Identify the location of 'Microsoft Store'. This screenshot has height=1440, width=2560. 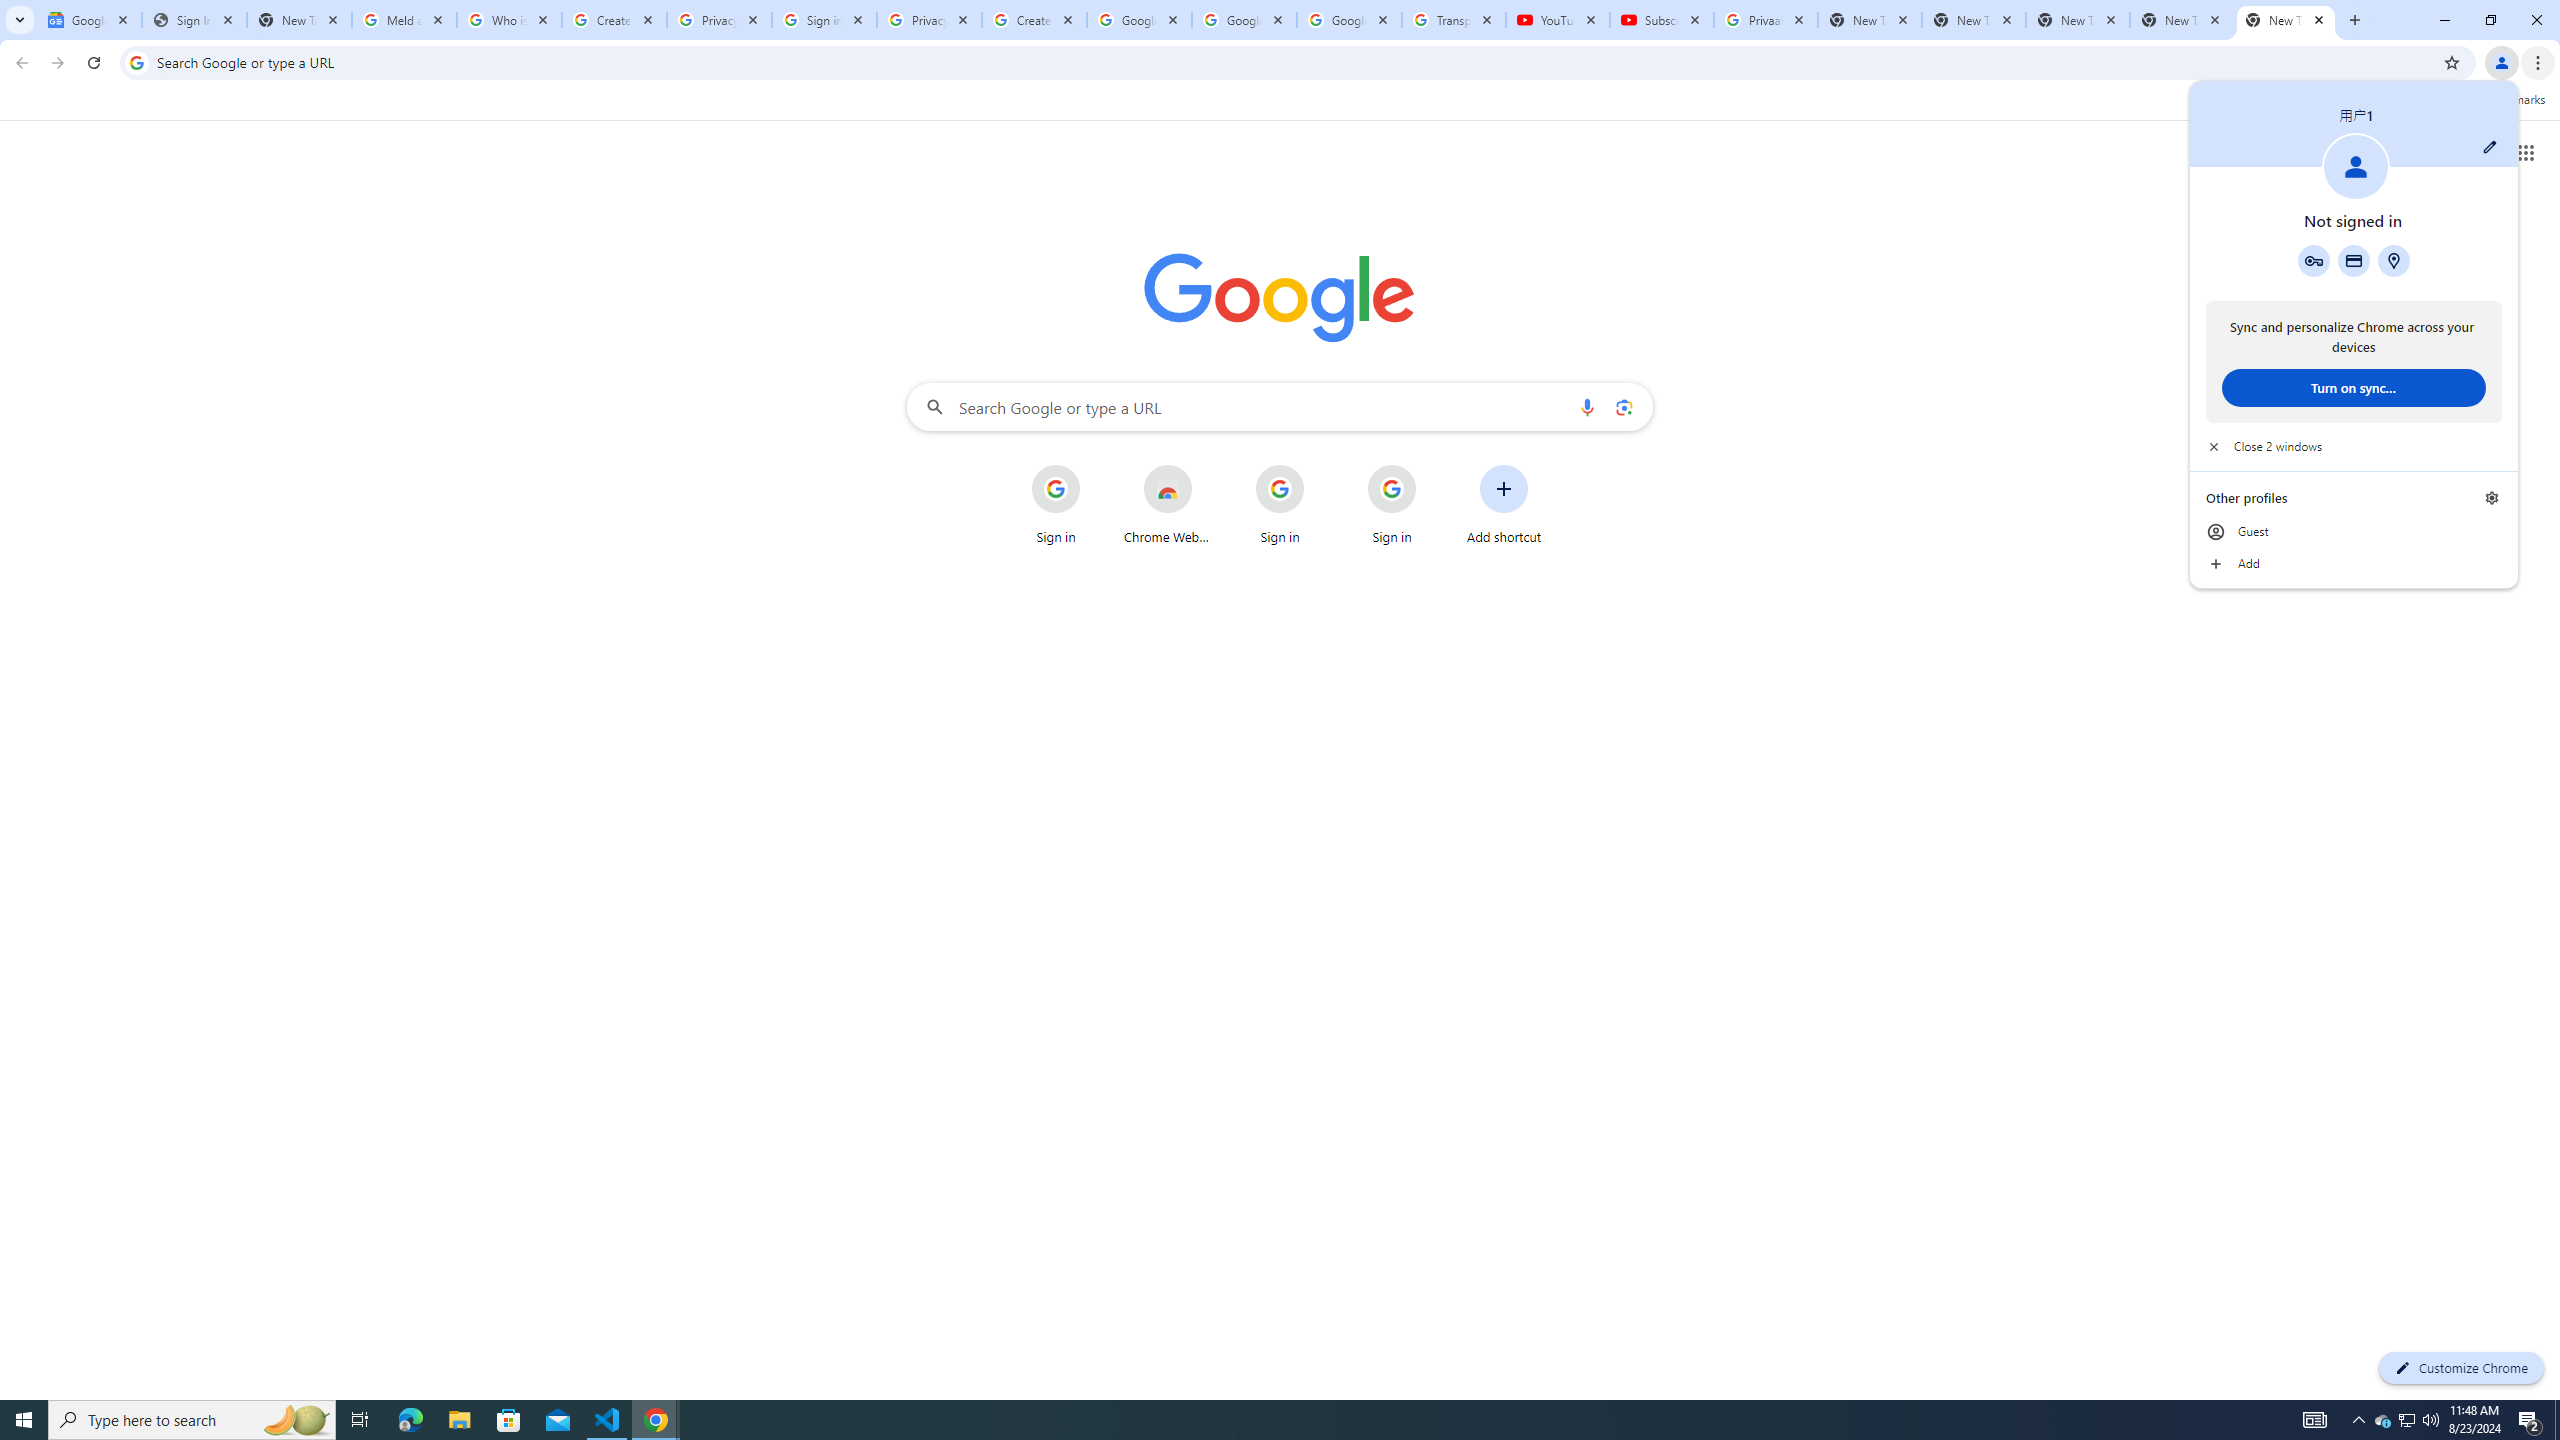
(509, 1418).